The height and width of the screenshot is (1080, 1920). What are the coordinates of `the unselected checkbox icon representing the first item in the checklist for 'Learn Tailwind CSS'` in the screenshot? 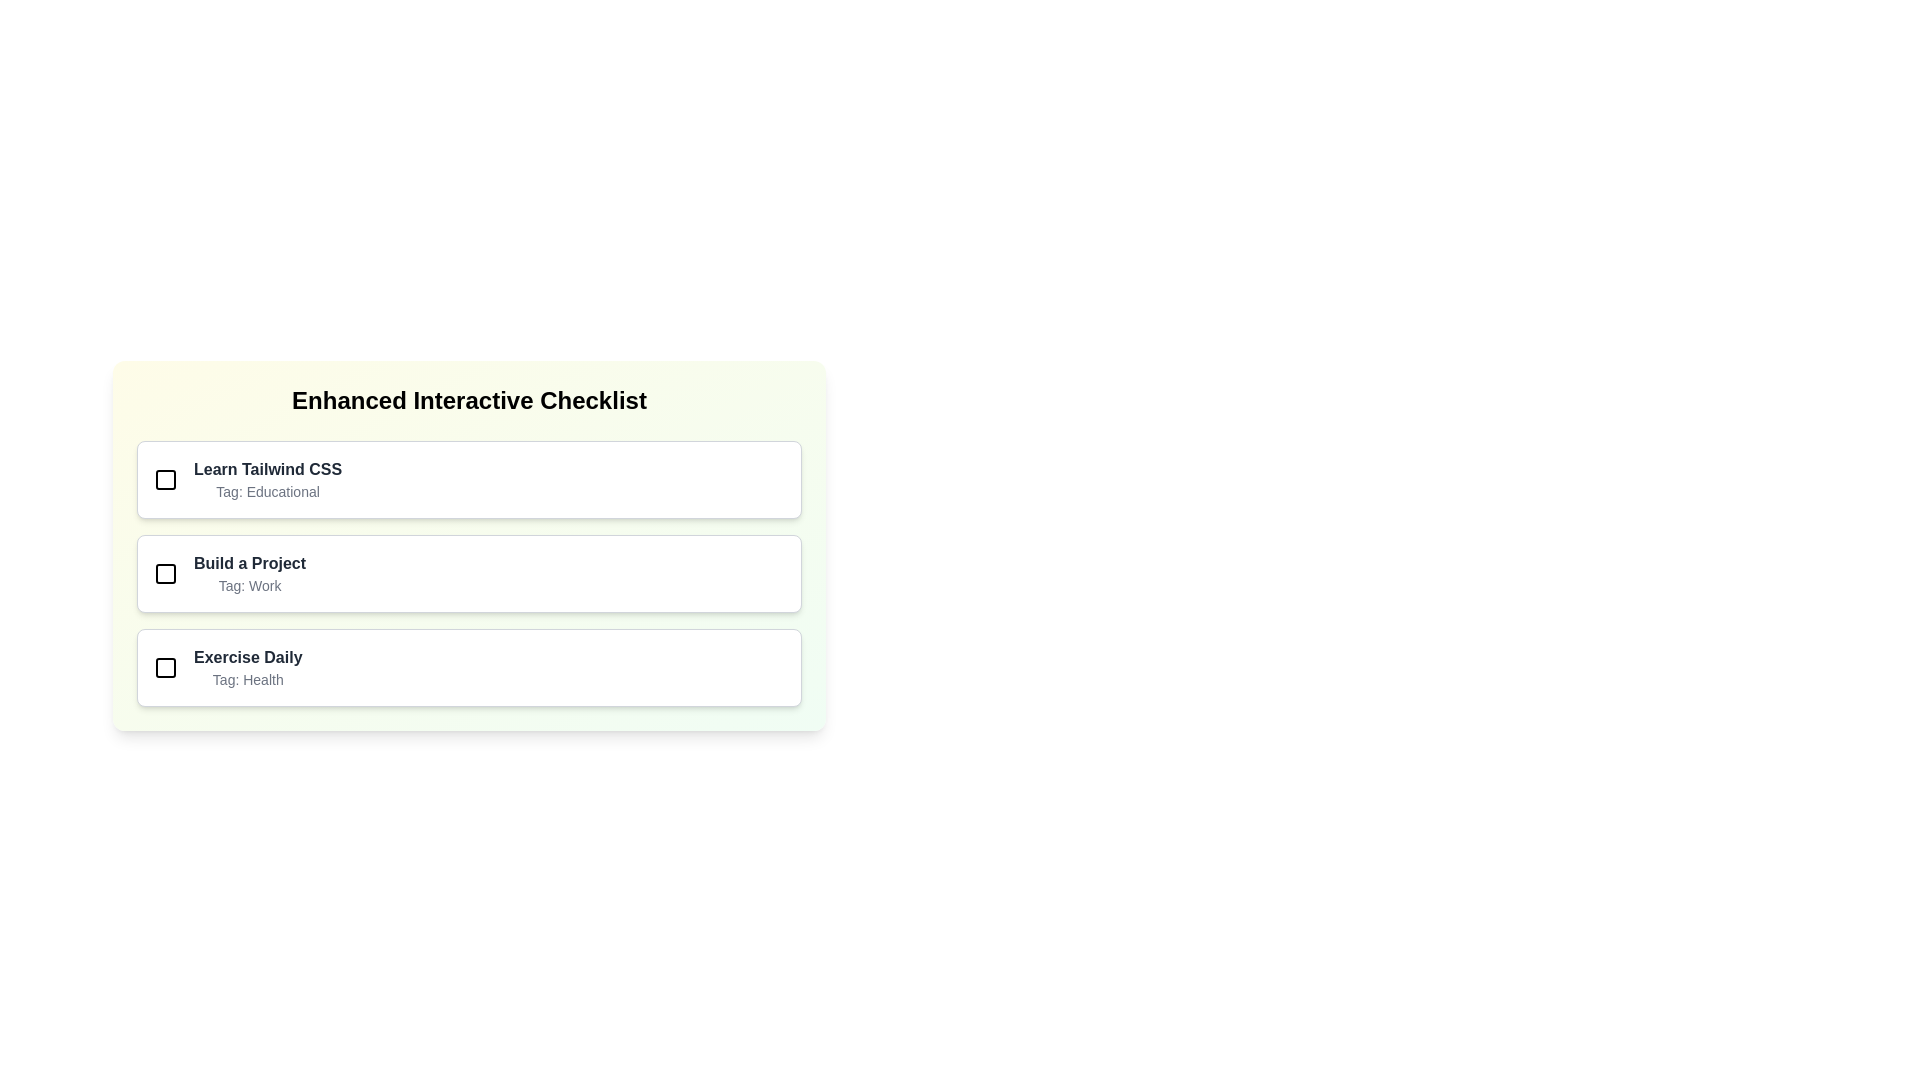 It's located at (166, 479).